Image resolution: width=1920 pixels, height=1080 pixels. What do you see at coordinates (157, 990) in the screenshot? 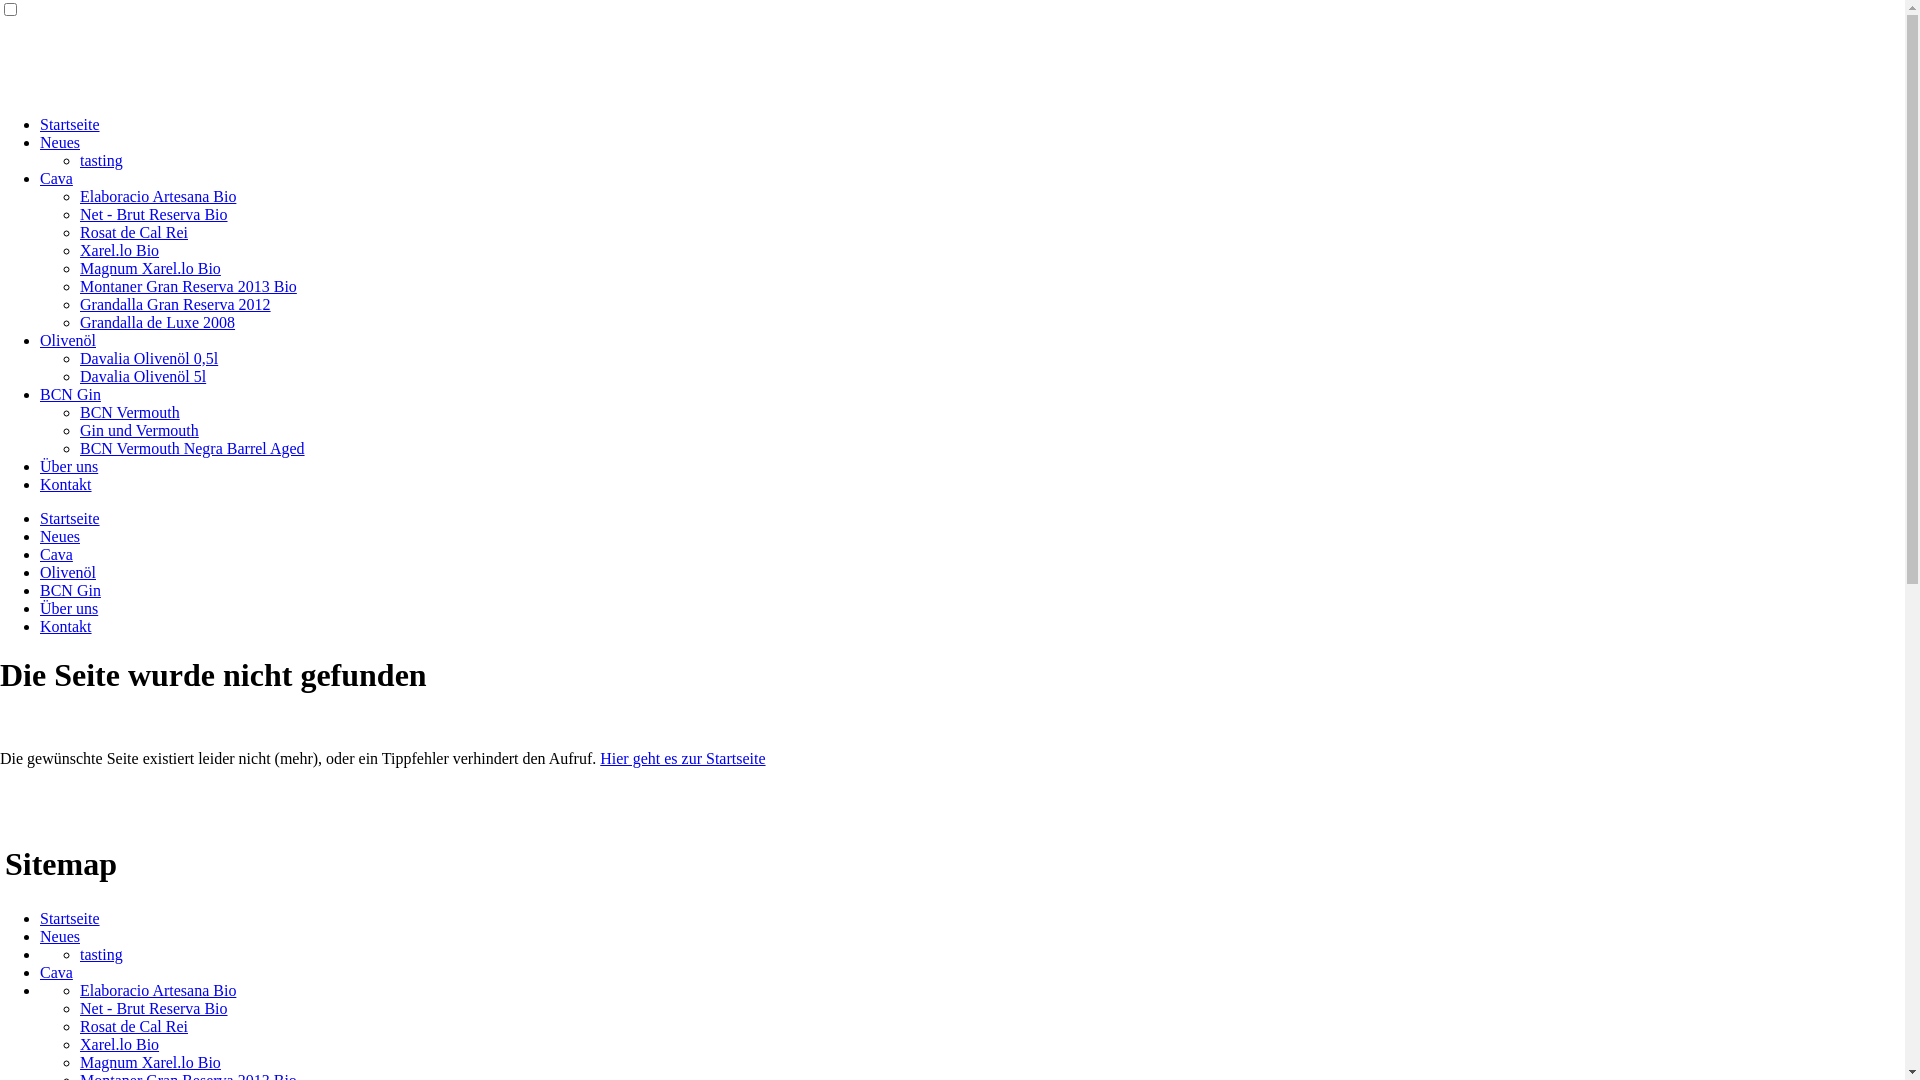
I see `'Elaboracio Artesana Bio'` at bounding box center [157, 990].